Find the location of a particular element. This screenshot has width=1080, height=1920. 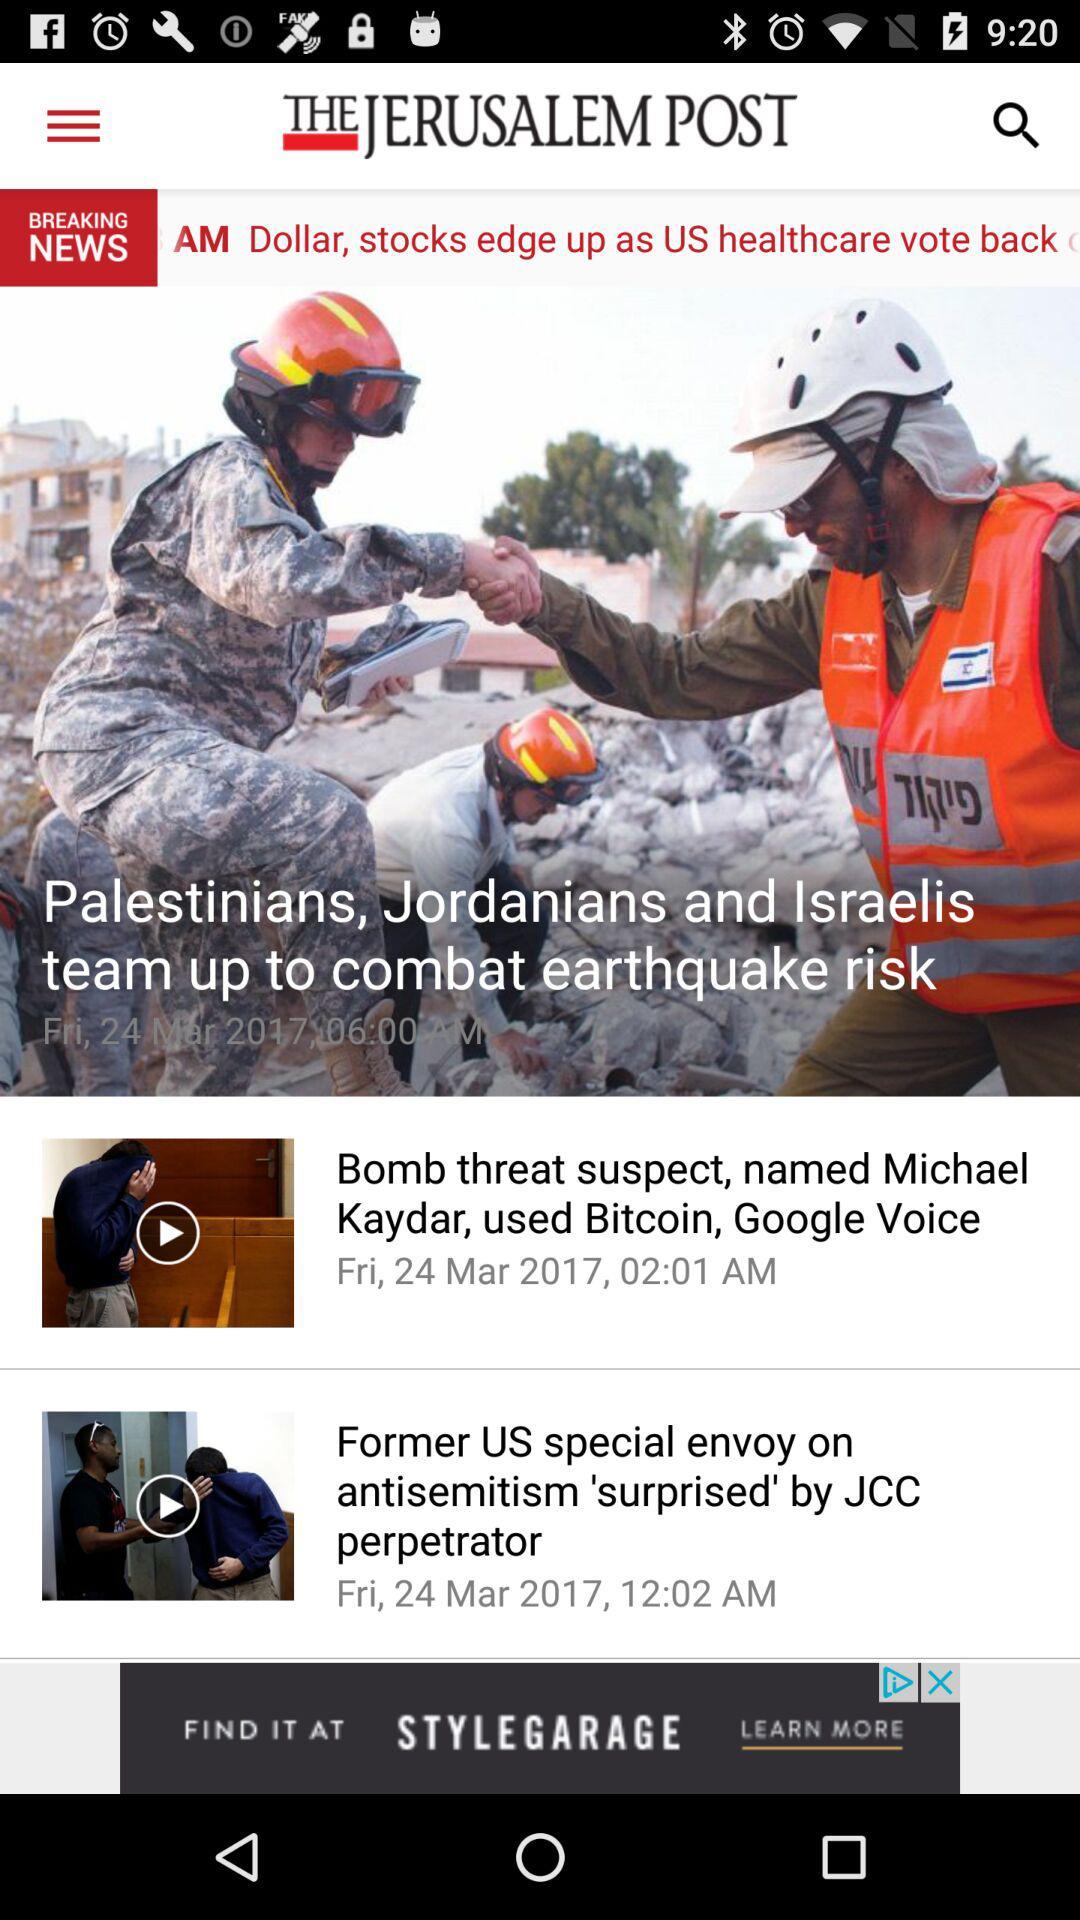

open menu is located at coordinates (72, 124).